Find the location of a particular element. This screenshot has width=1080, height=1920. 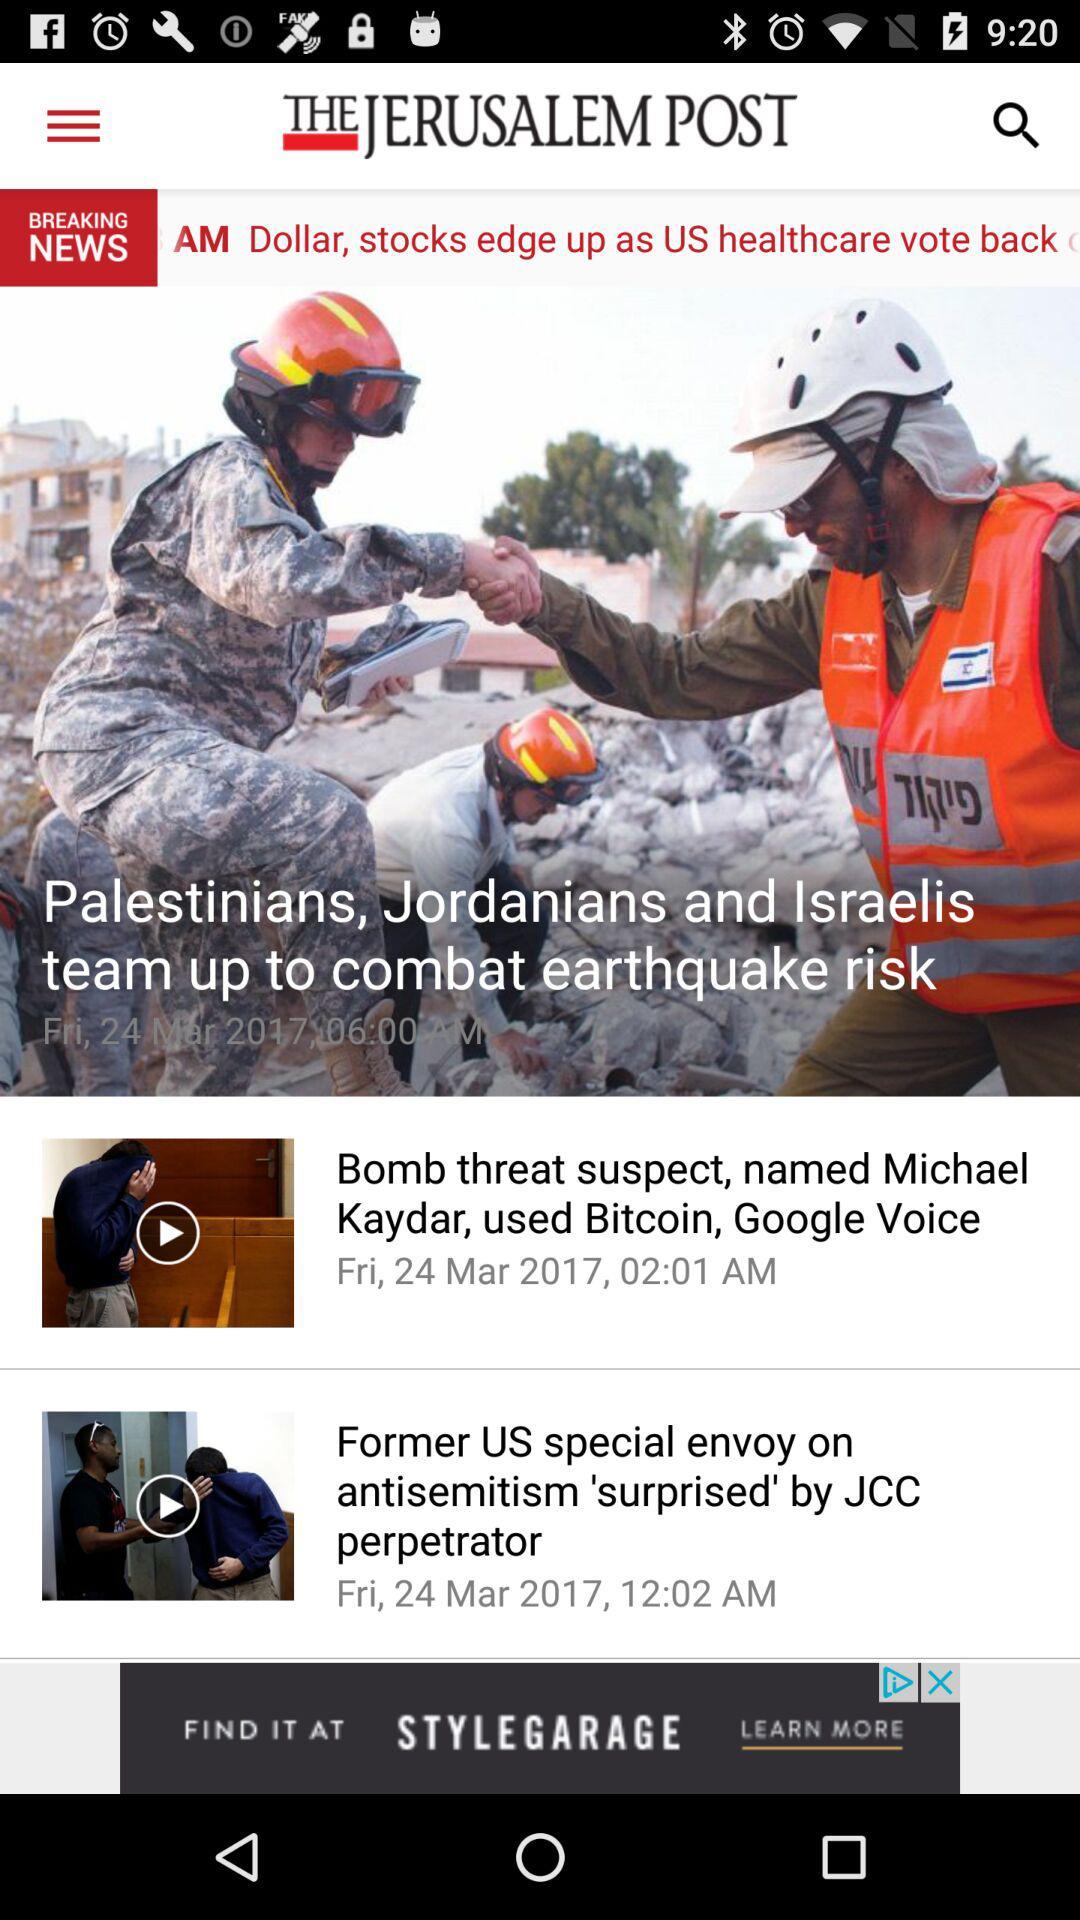

open menu is located at coordinates (72, 124).